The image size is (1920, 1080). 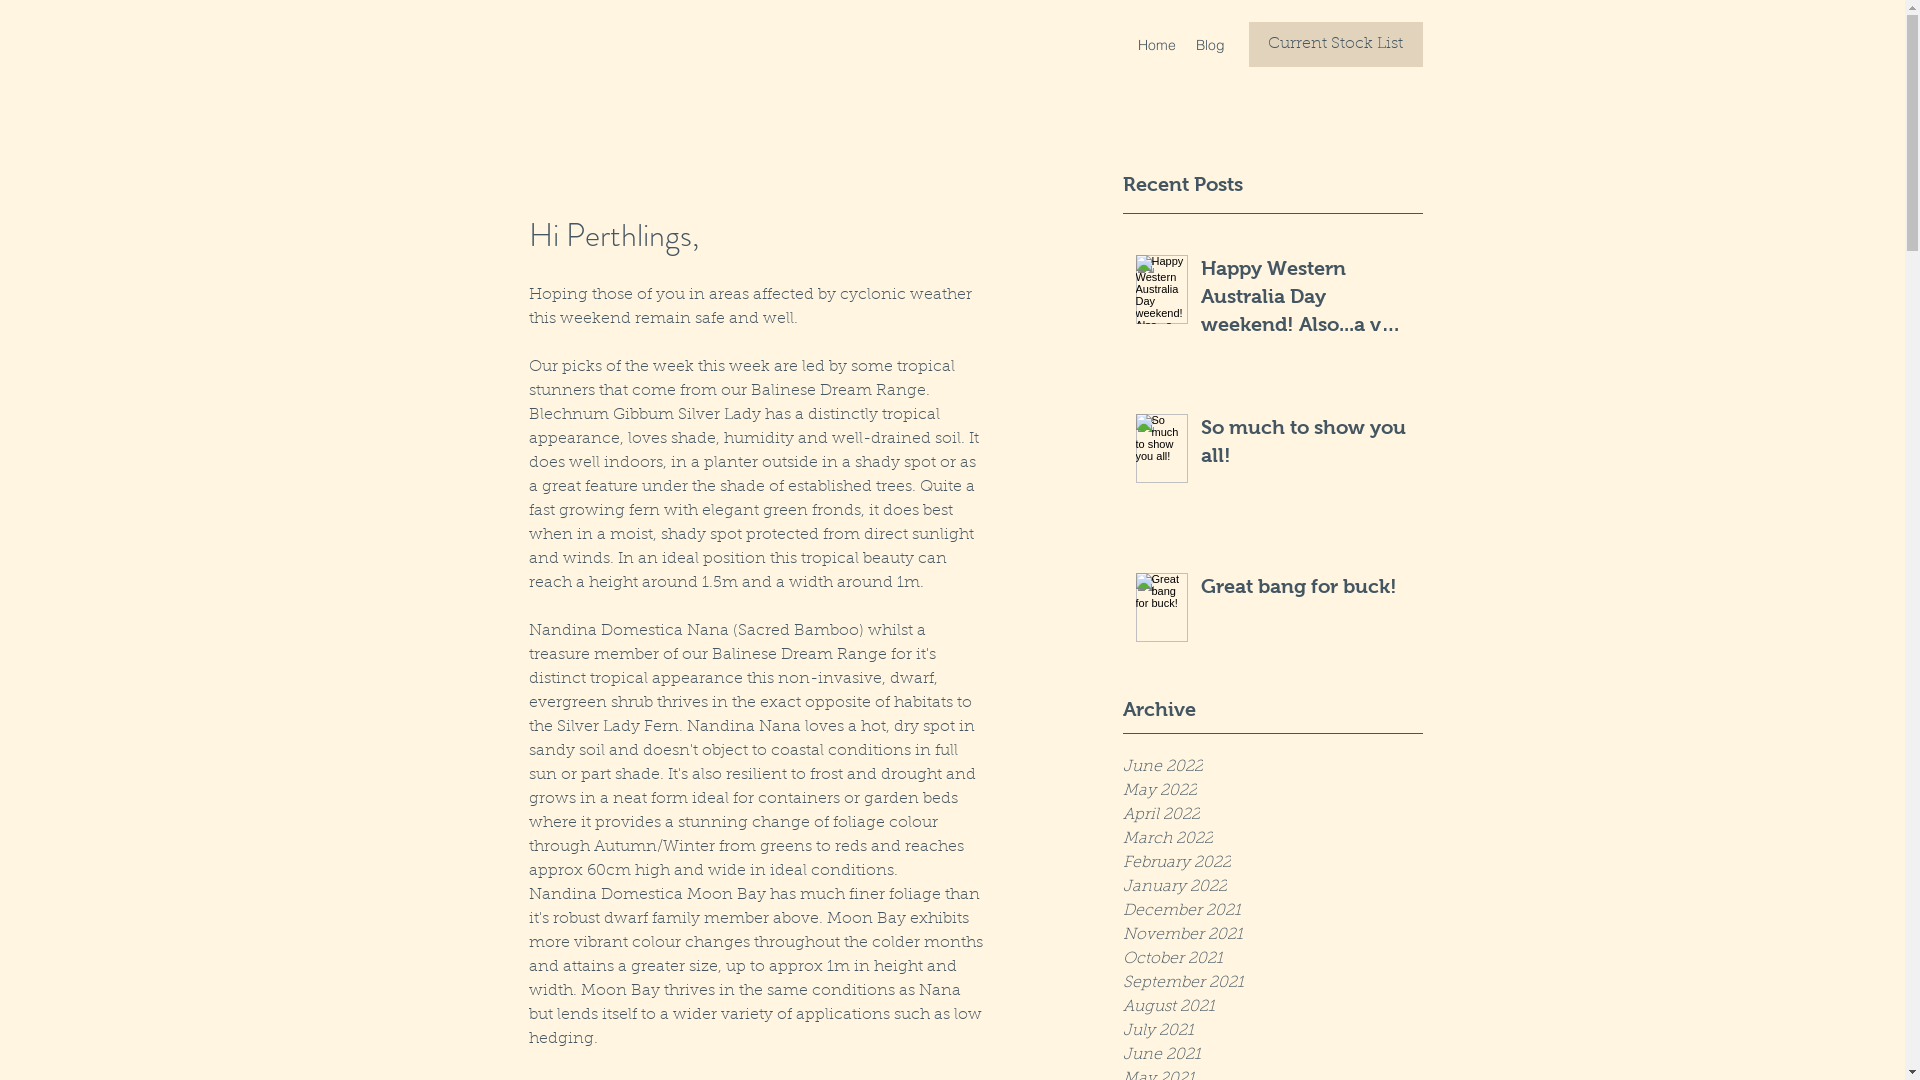 What do you see at coordinates (1271, 814) in the screenshot?
I see `'April 2022'` at bounding box center [1271, 814].